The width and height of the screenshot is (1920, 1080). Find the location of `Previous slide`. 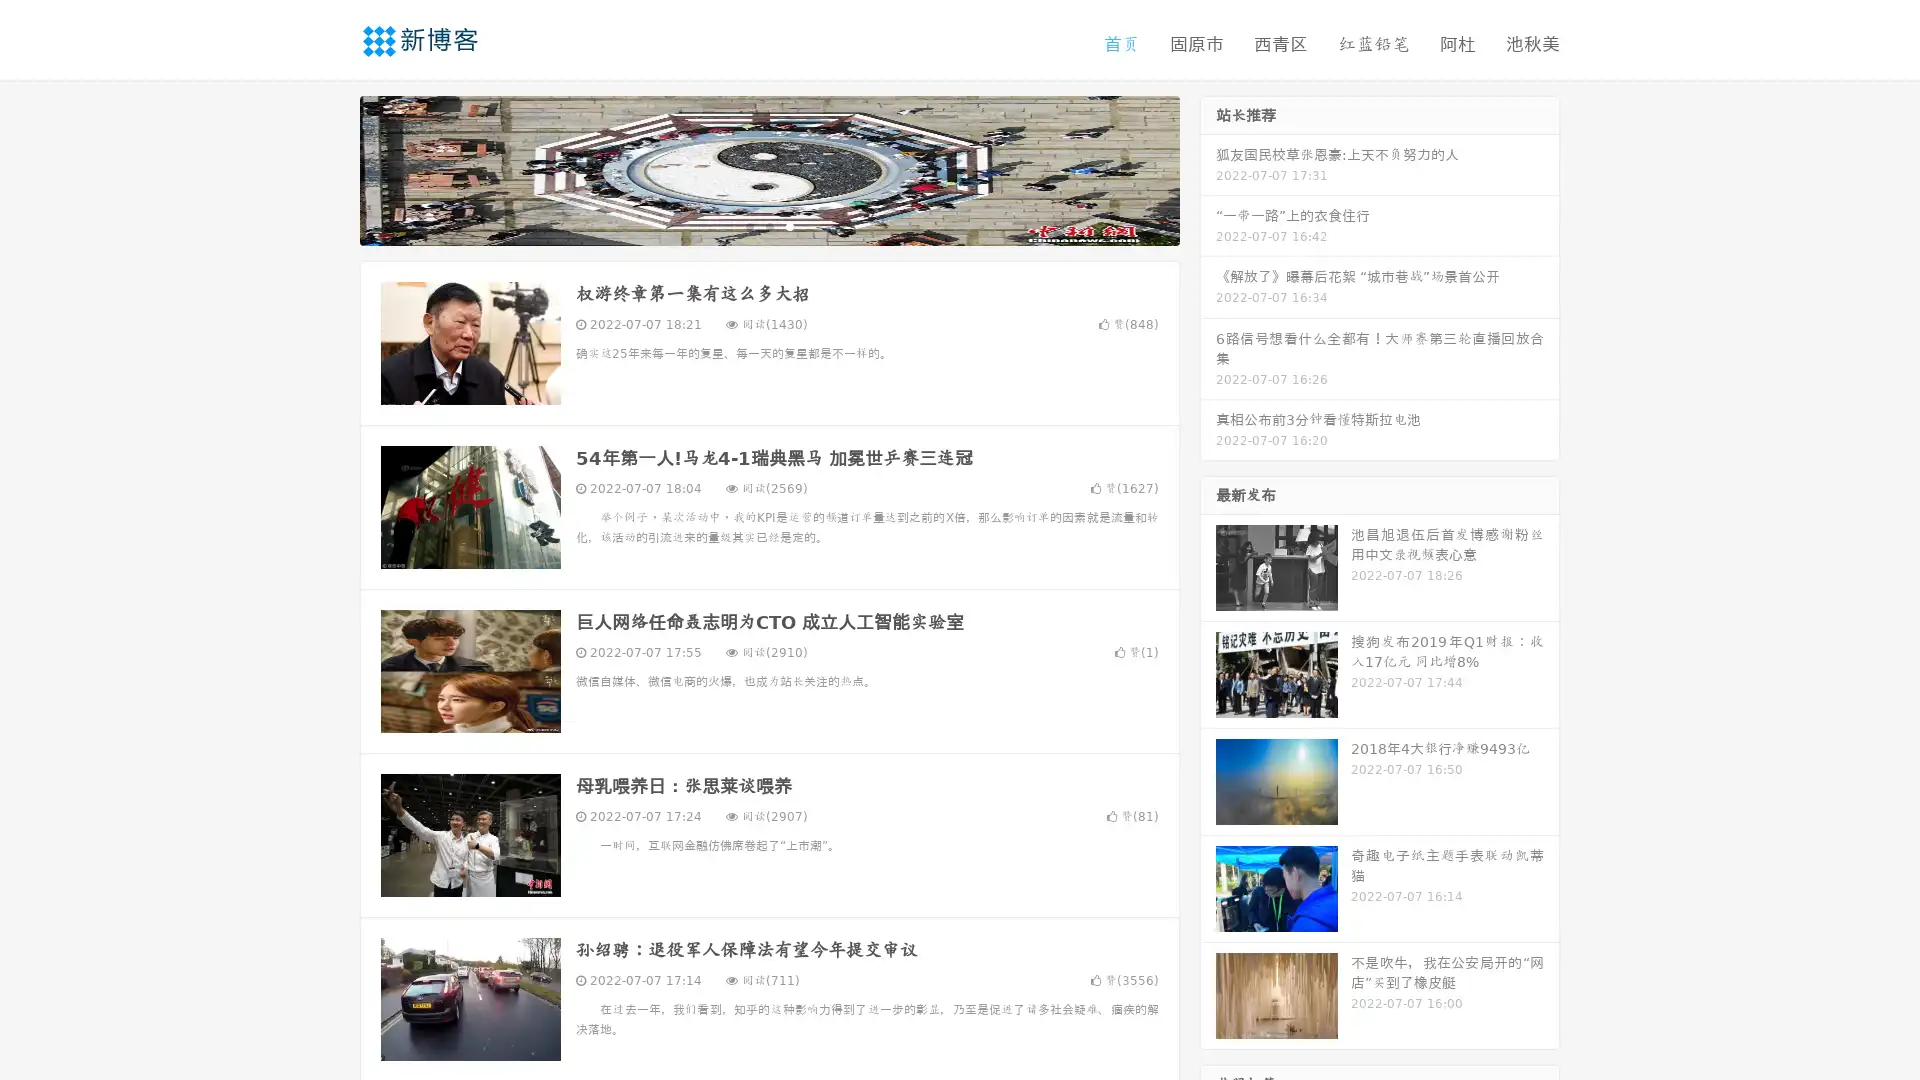

Previous slide is located at coordinates (330, 168).